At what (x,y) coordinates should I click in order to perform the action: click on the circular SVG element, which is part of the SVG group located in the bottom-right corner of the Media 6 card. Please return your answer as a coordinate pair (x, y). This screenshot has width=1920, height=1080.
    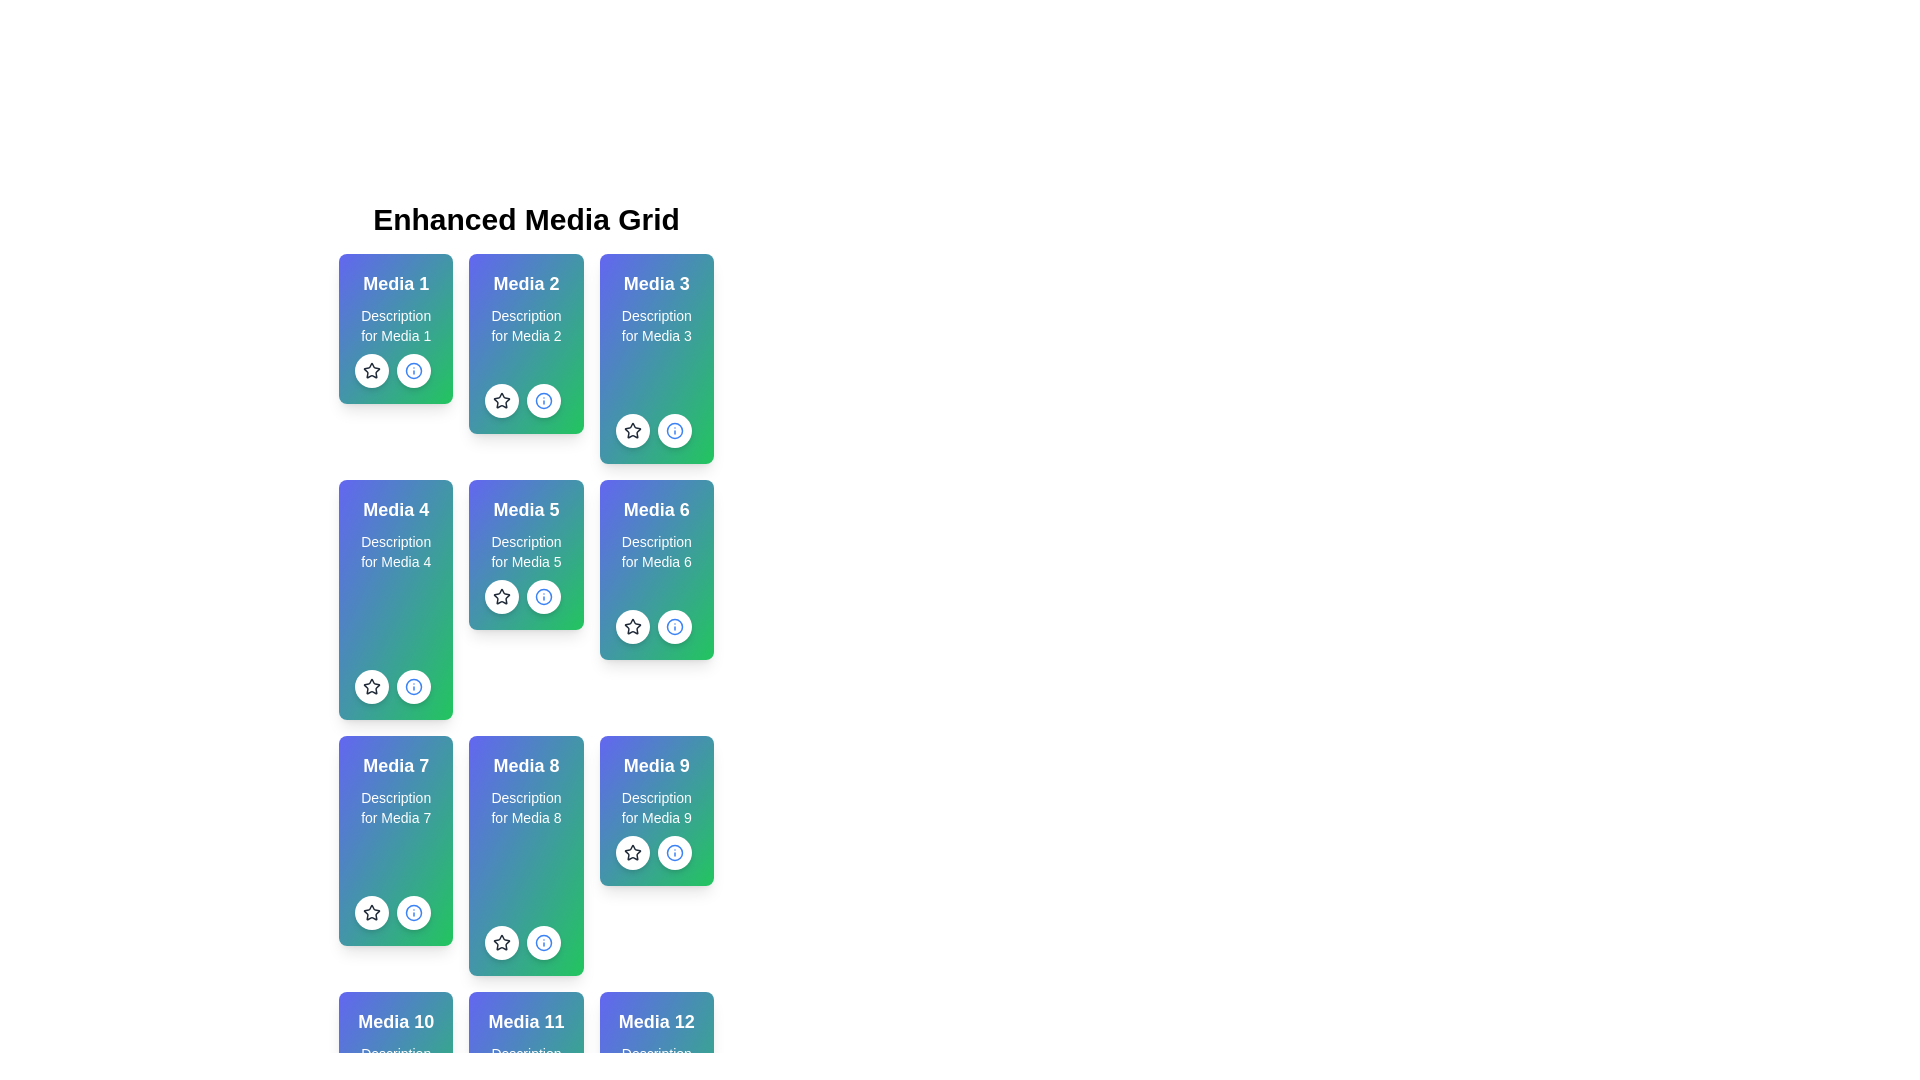
    Looking at the image, I should click on (412, 685).